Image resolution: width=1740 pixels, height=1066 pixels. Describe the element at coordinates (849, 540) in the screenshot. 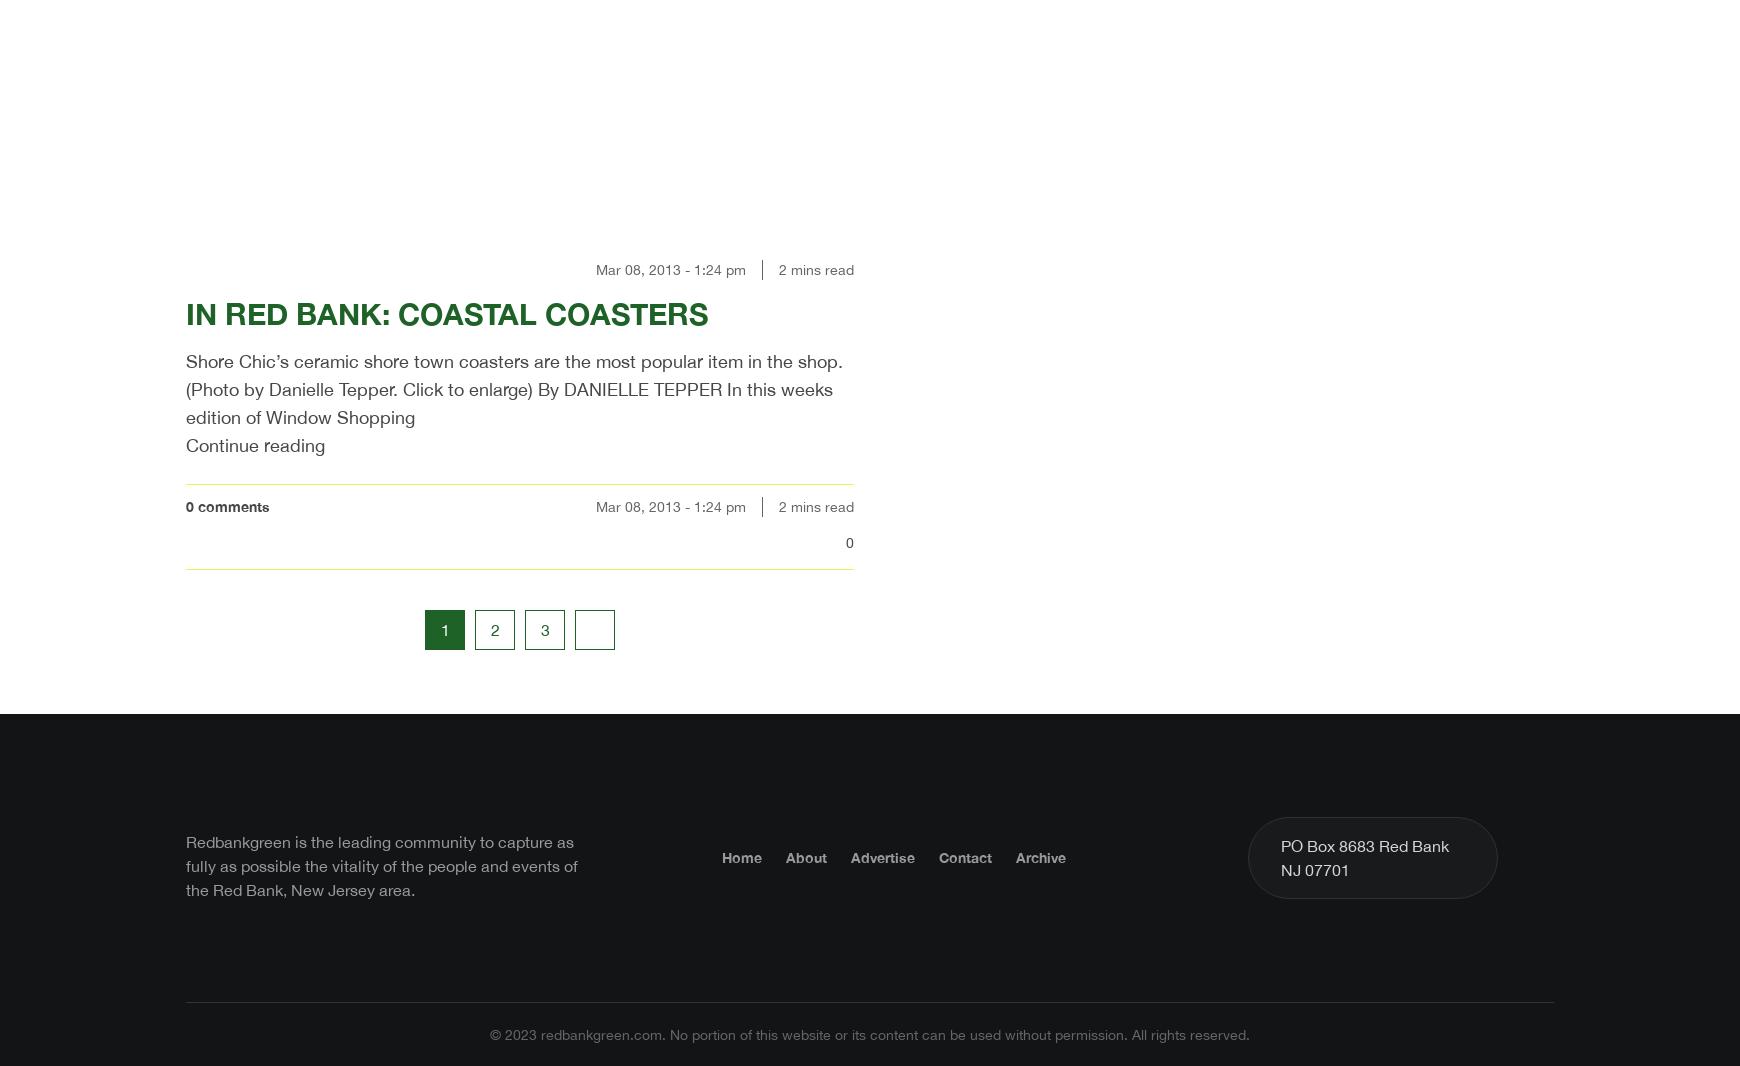

I see `'0'` at that location.